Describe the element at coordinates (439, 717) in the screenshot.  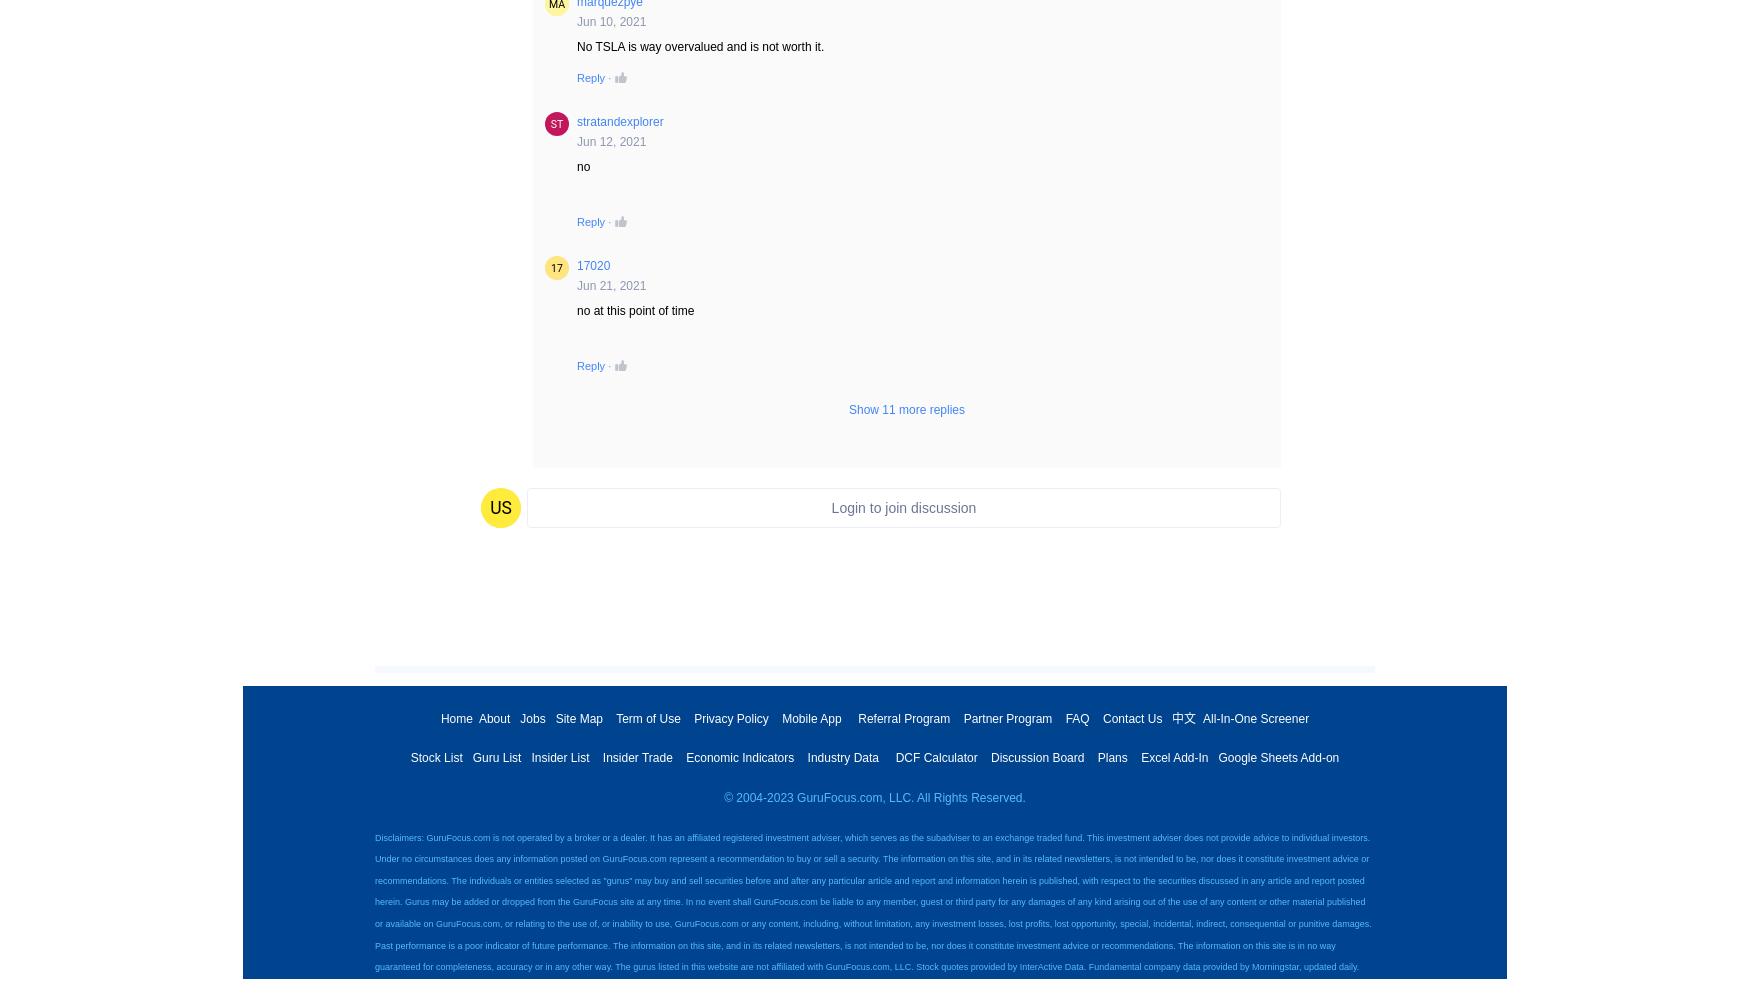
I see `'Home'` at that location.